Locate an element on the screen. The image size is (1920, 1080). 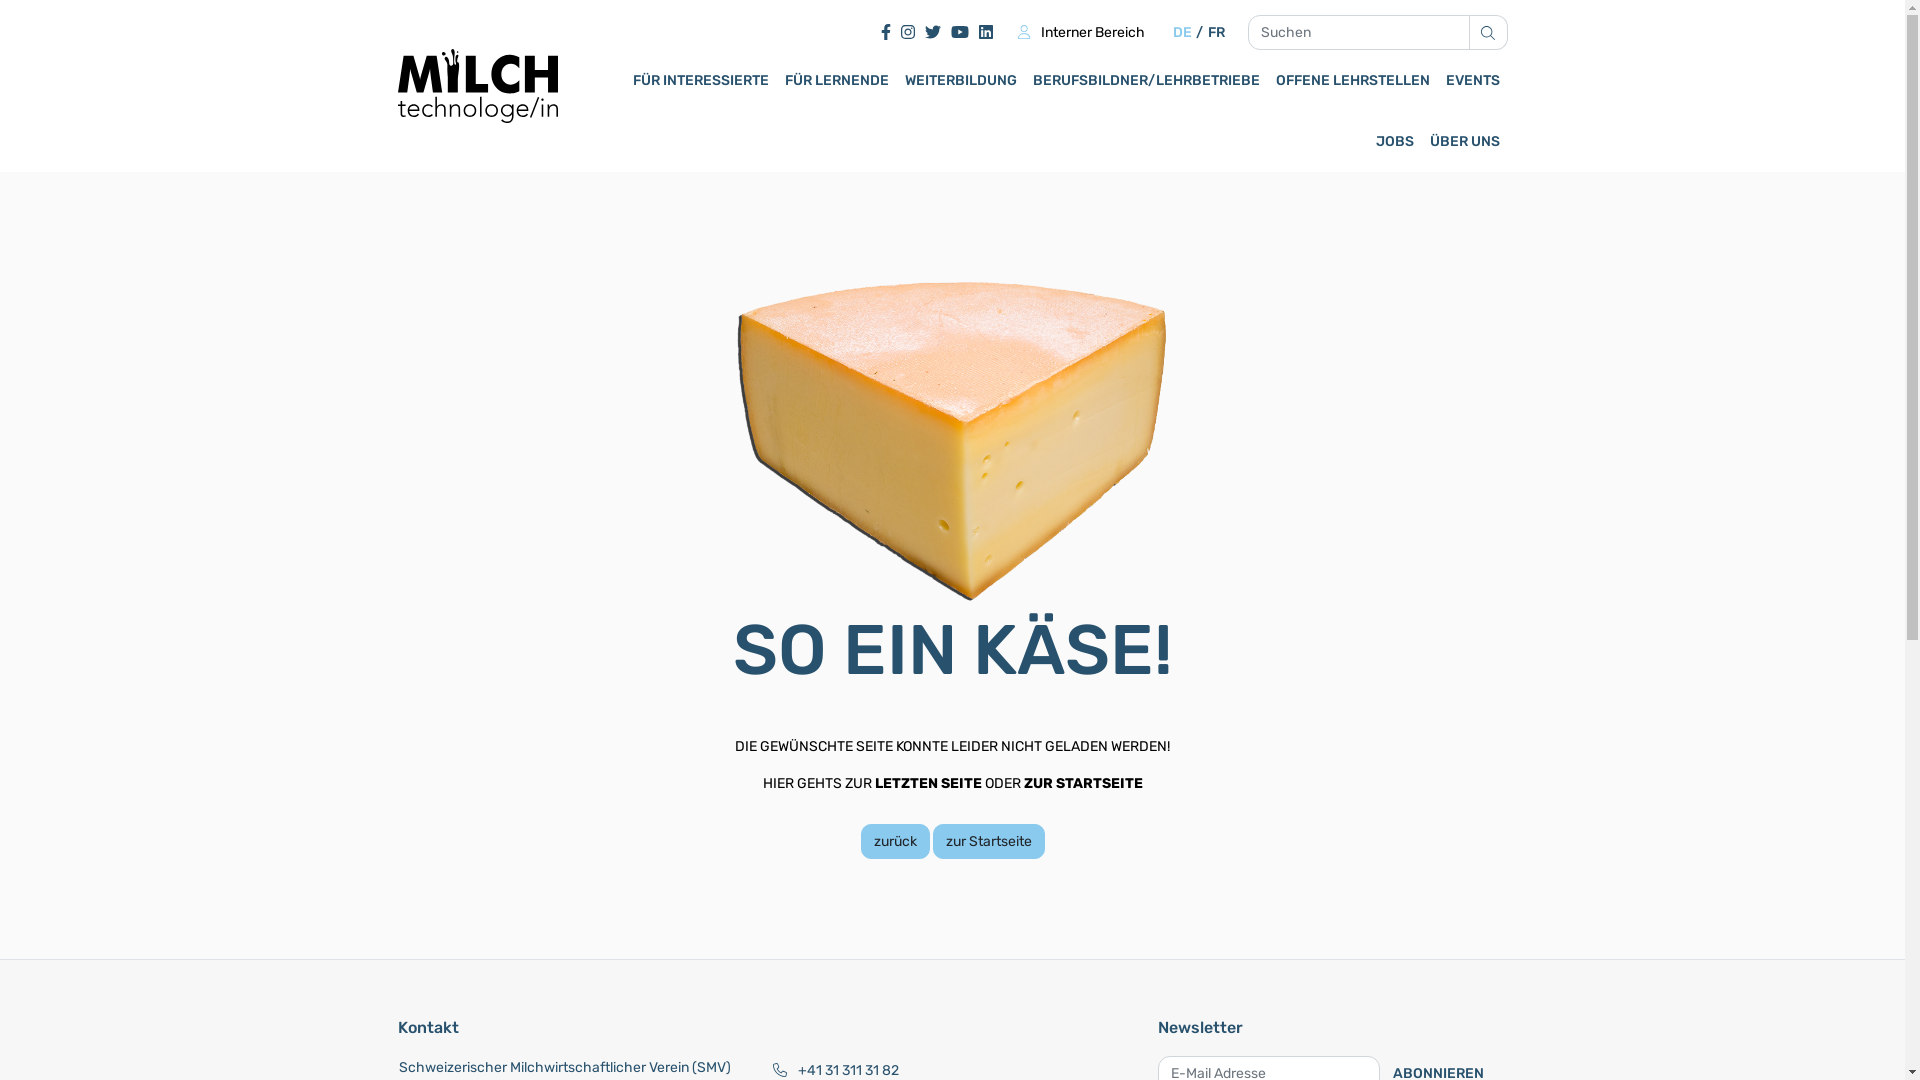
'FR' is located at coordinates (1215, 31).